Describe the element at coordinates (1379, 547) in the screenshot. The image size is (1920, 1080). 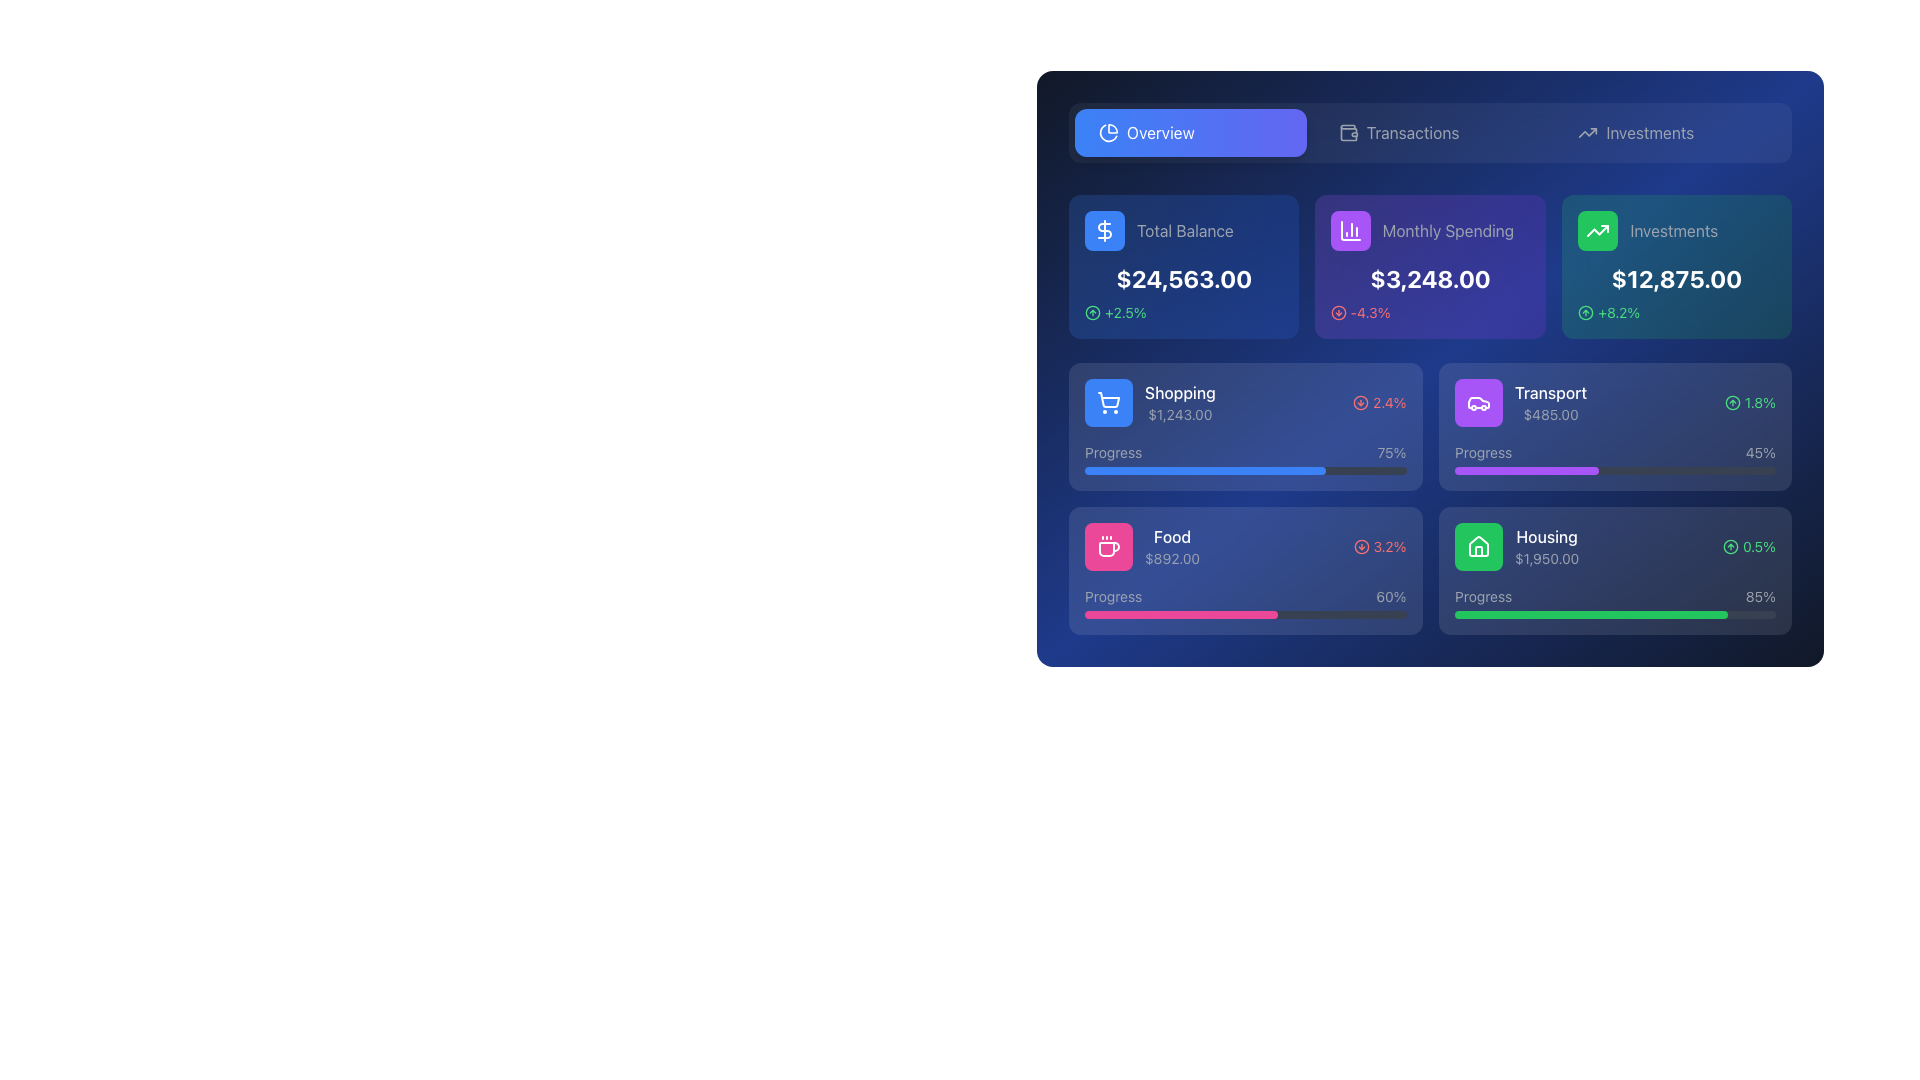
I see `the informational label with a percentage decrease indicator located in the top-right corner of the 'Food' card, right next to the monetary value '$892.00'` at that location.